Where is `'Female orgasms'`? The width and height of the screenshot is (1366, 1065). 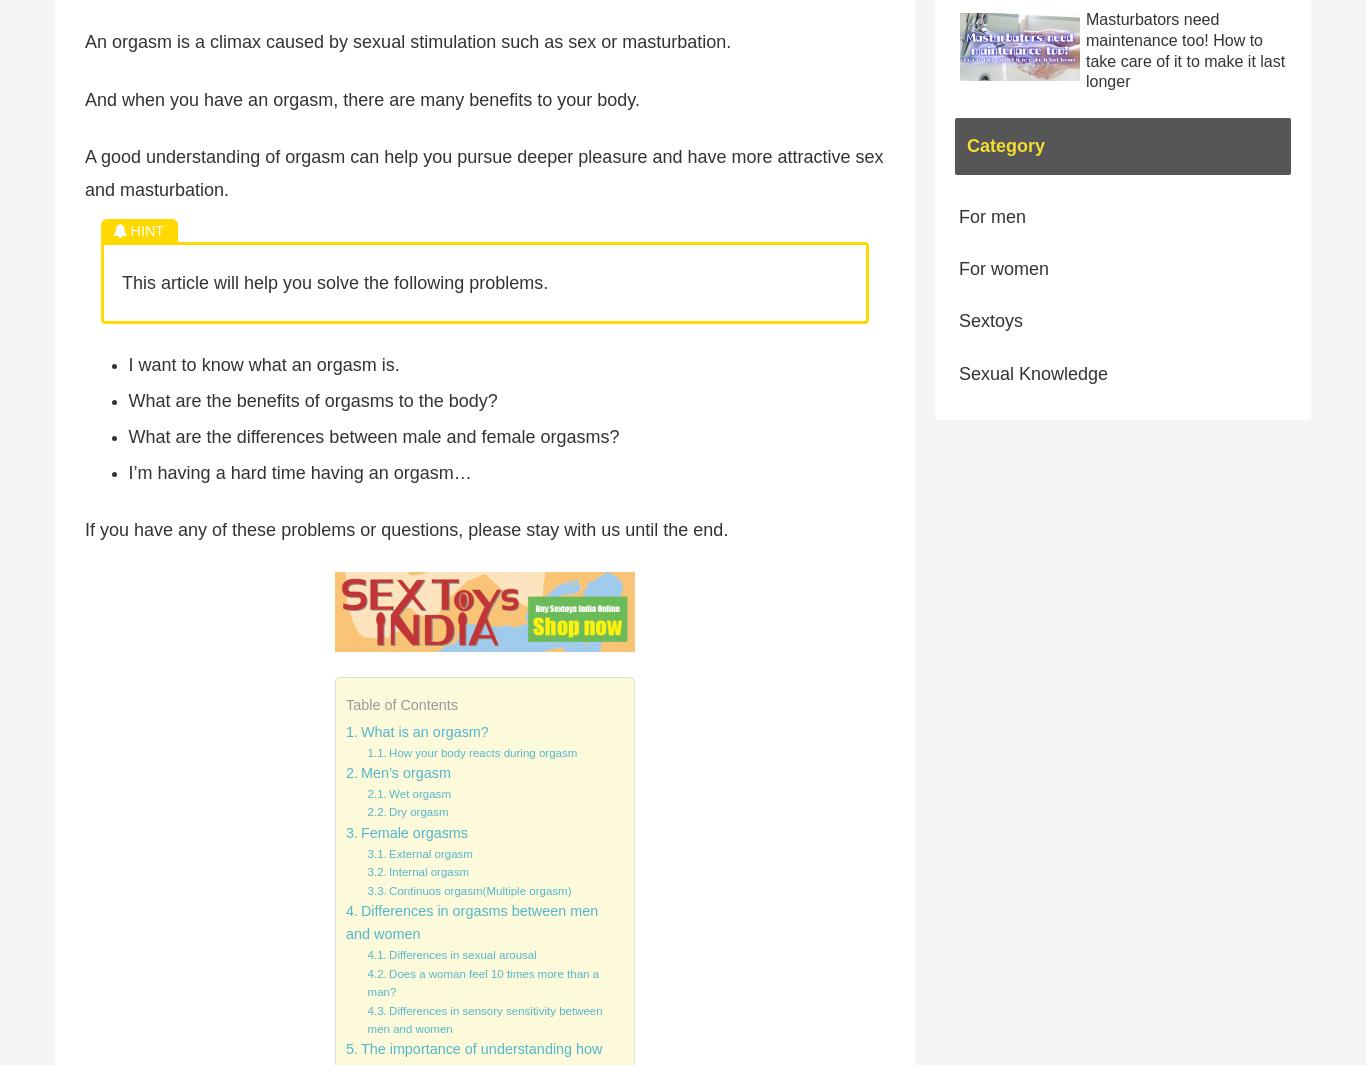 'Female orgasms' is located at coordinates (413, 831).